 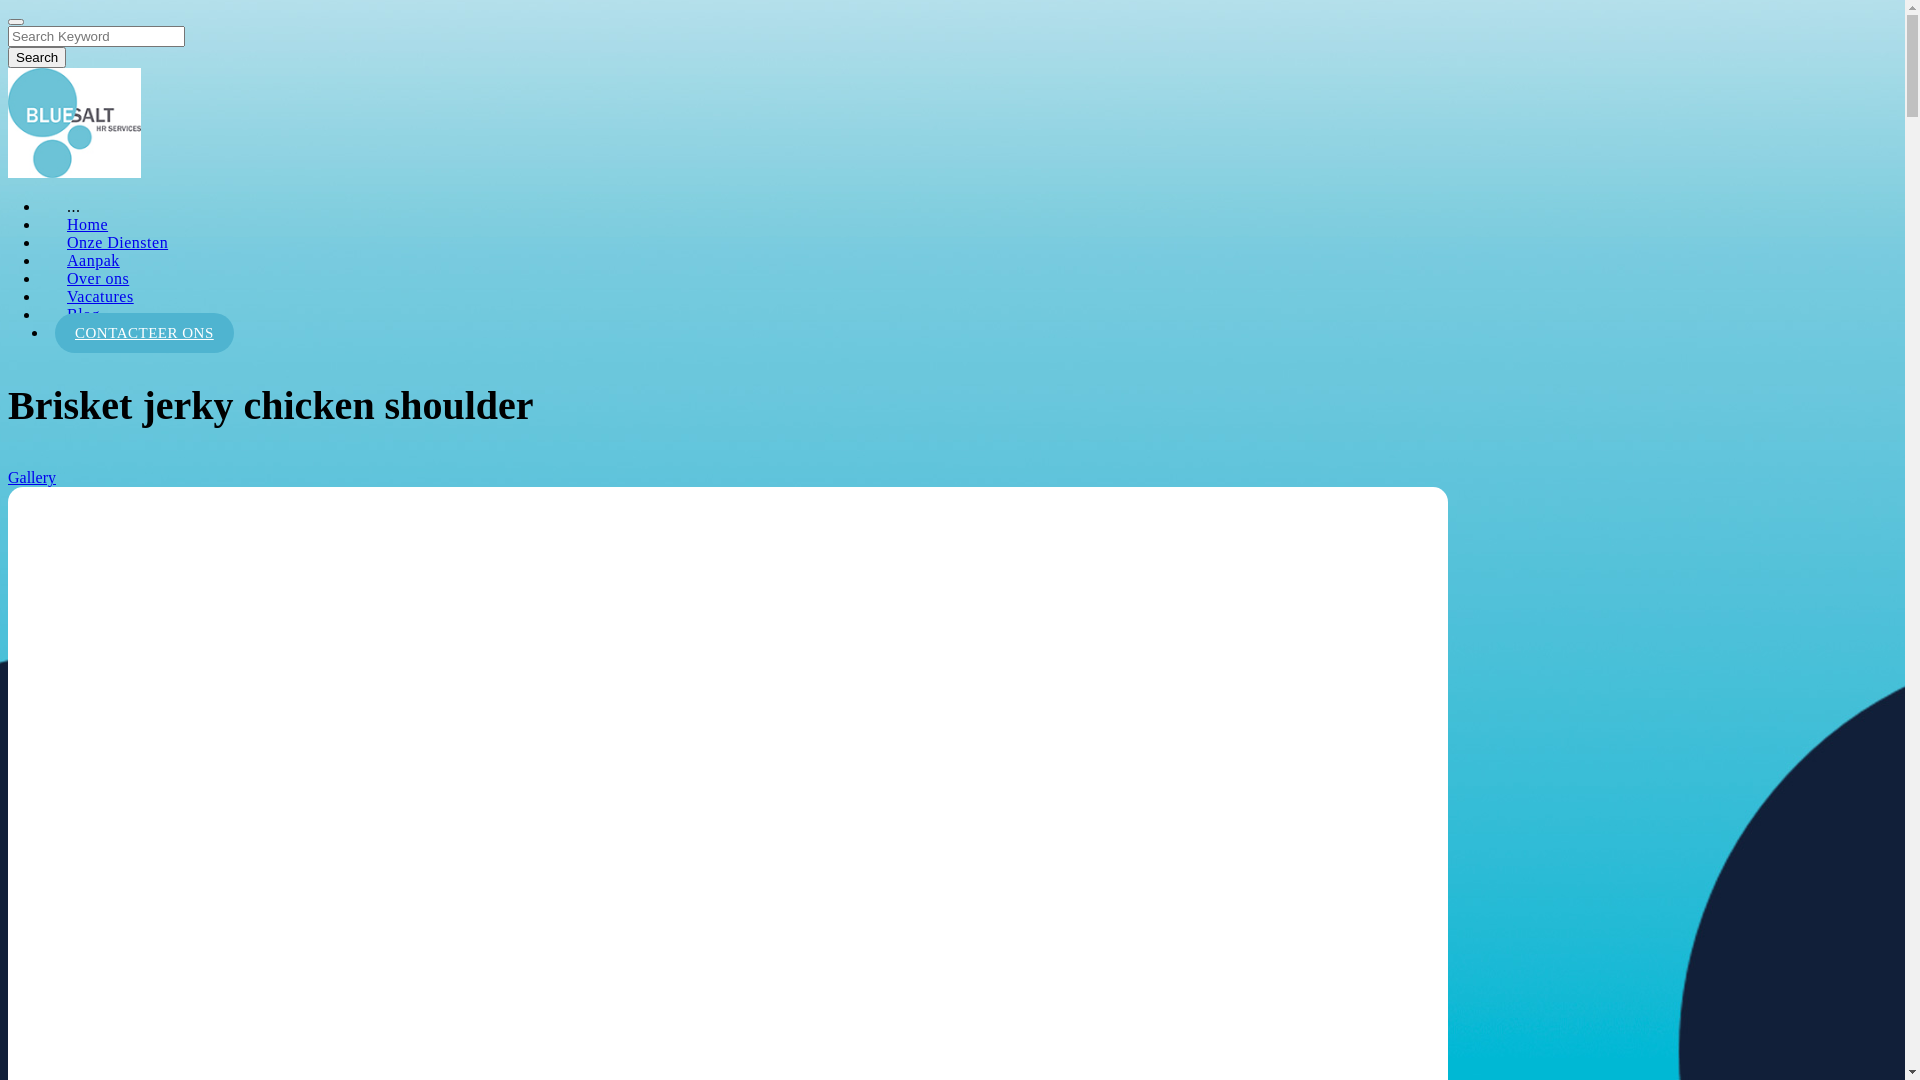 I want to click on 'Search', so click(x=37, y=56).